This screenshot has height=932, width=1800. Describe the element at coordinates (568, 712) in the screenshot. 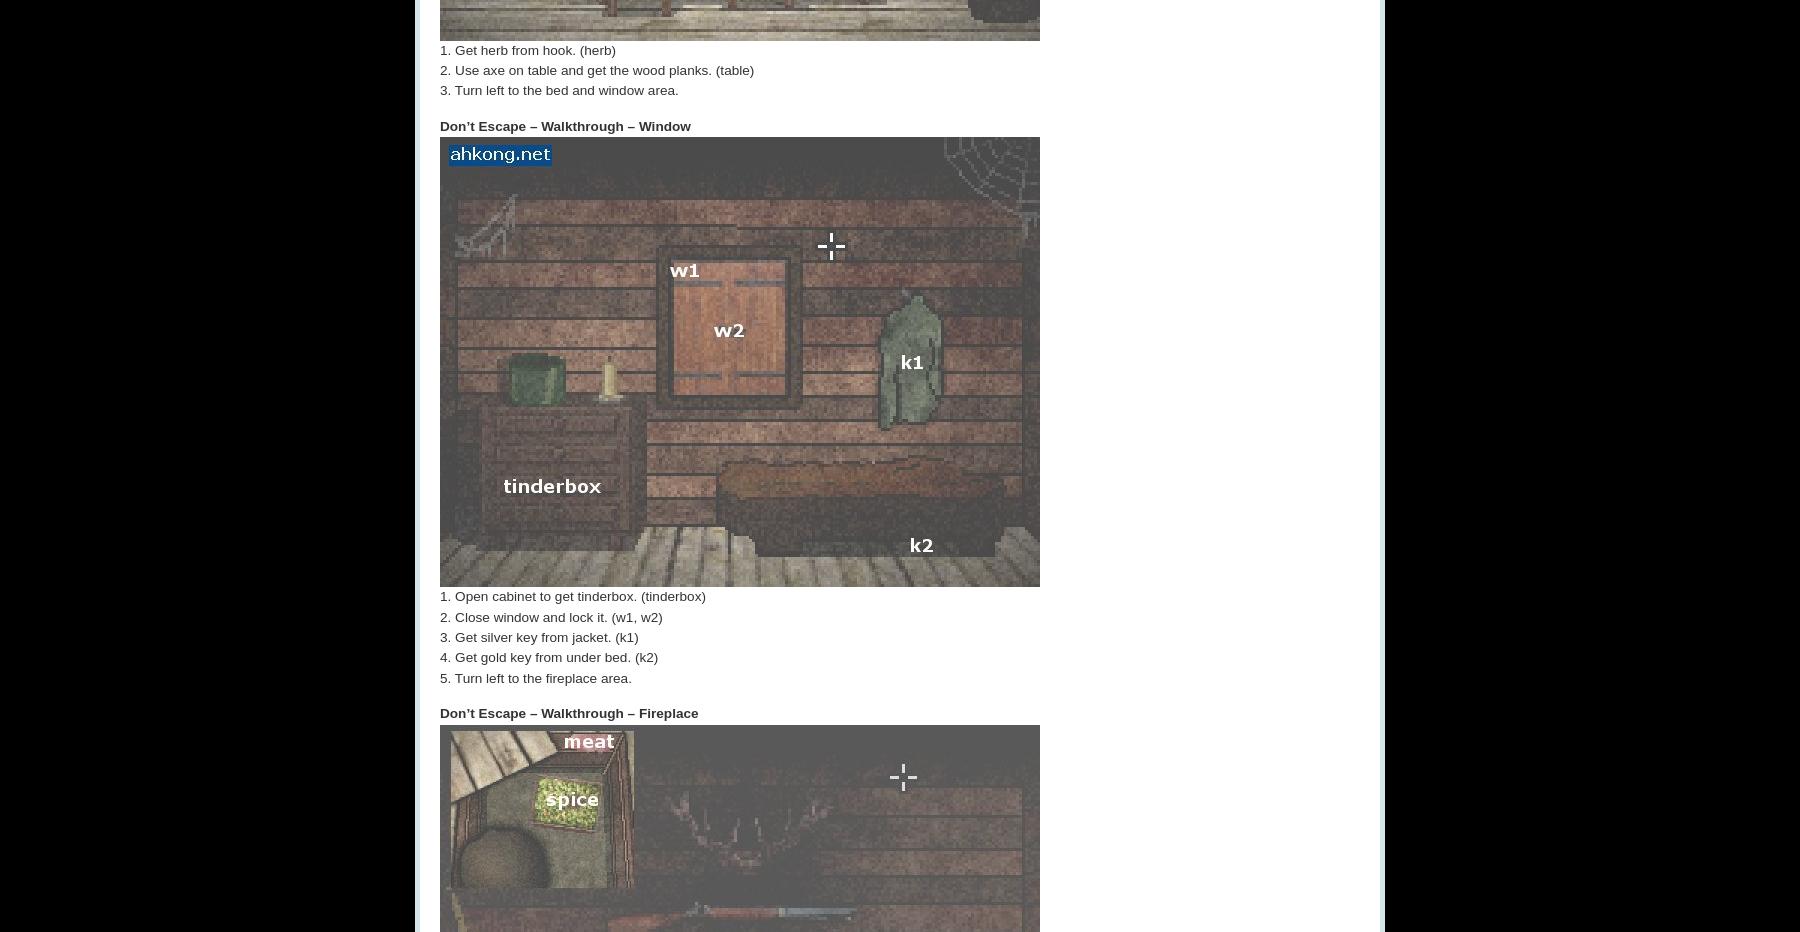

I see `'Don’t Escape – Walkthrough – Fireplace'` at that location.